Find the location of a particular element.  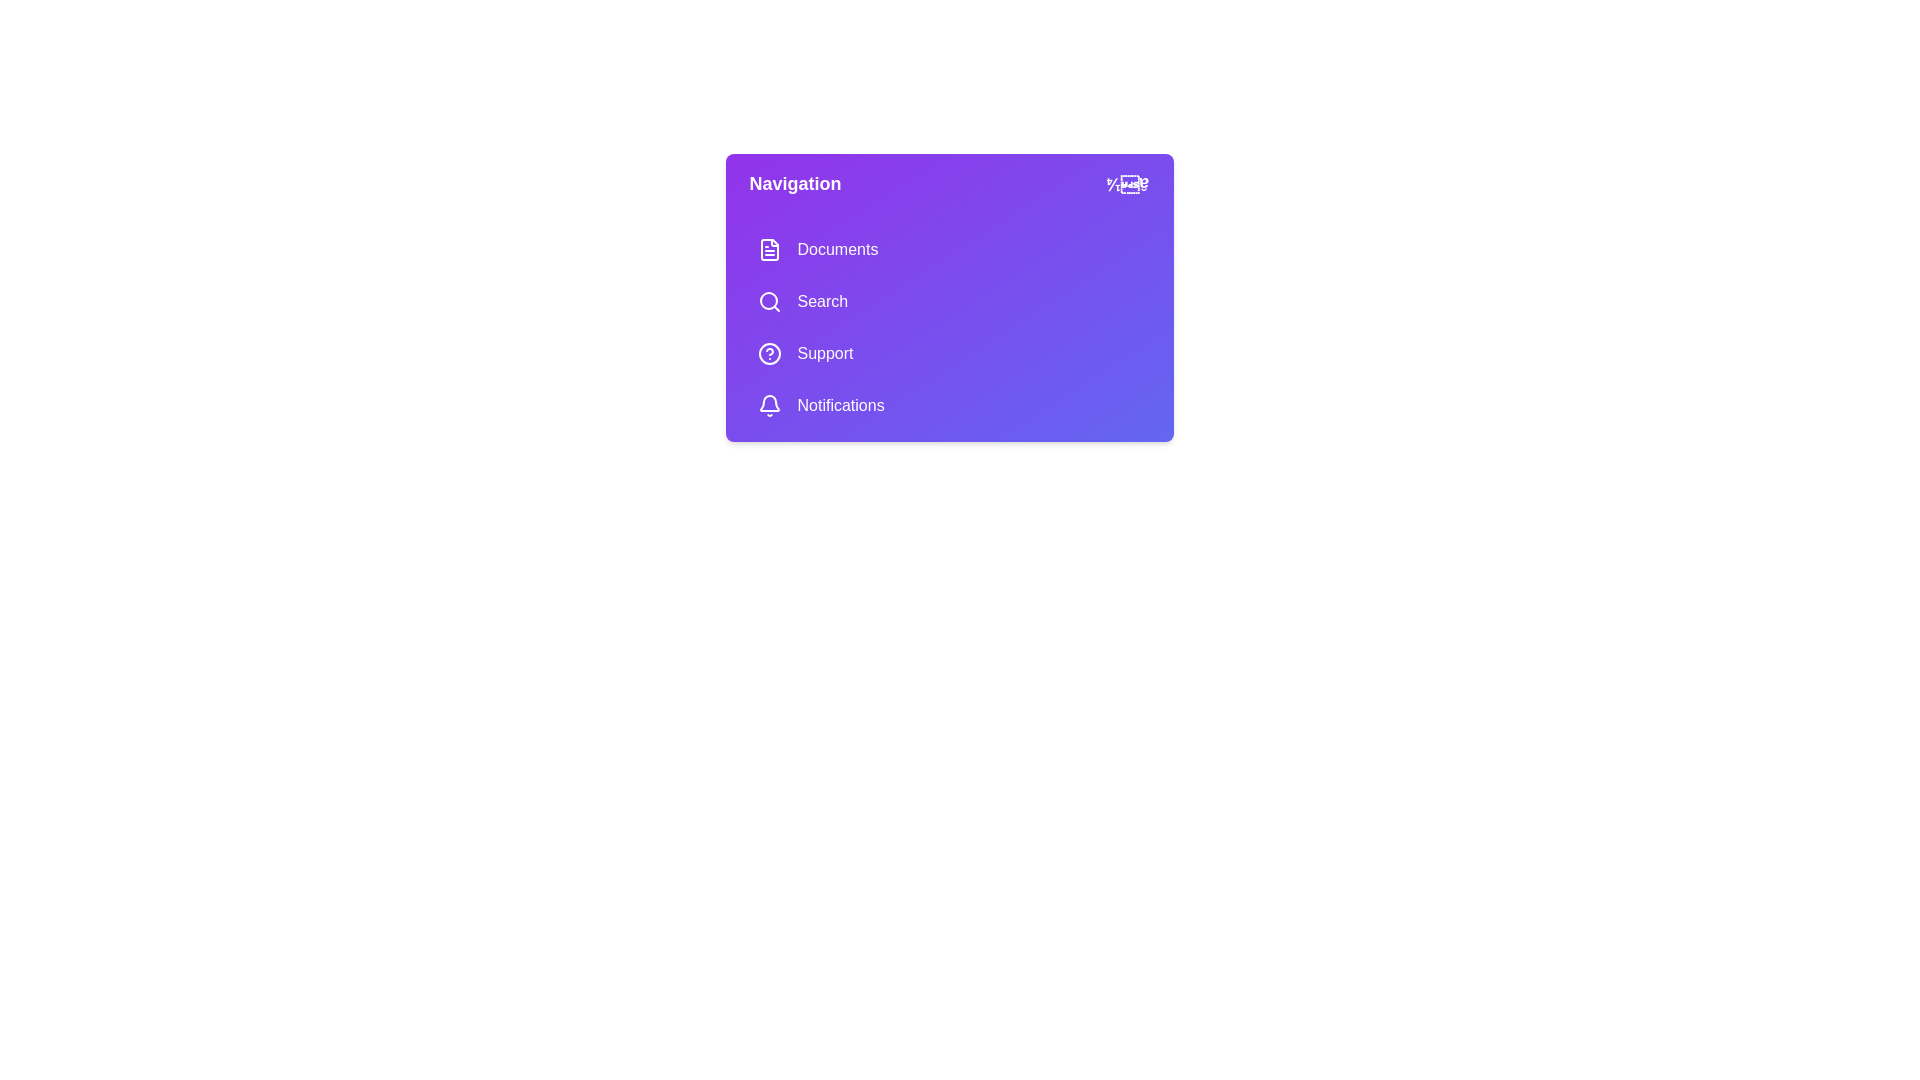

the menu item Support to observe the visual feedback is located at coordinates (948, 353).